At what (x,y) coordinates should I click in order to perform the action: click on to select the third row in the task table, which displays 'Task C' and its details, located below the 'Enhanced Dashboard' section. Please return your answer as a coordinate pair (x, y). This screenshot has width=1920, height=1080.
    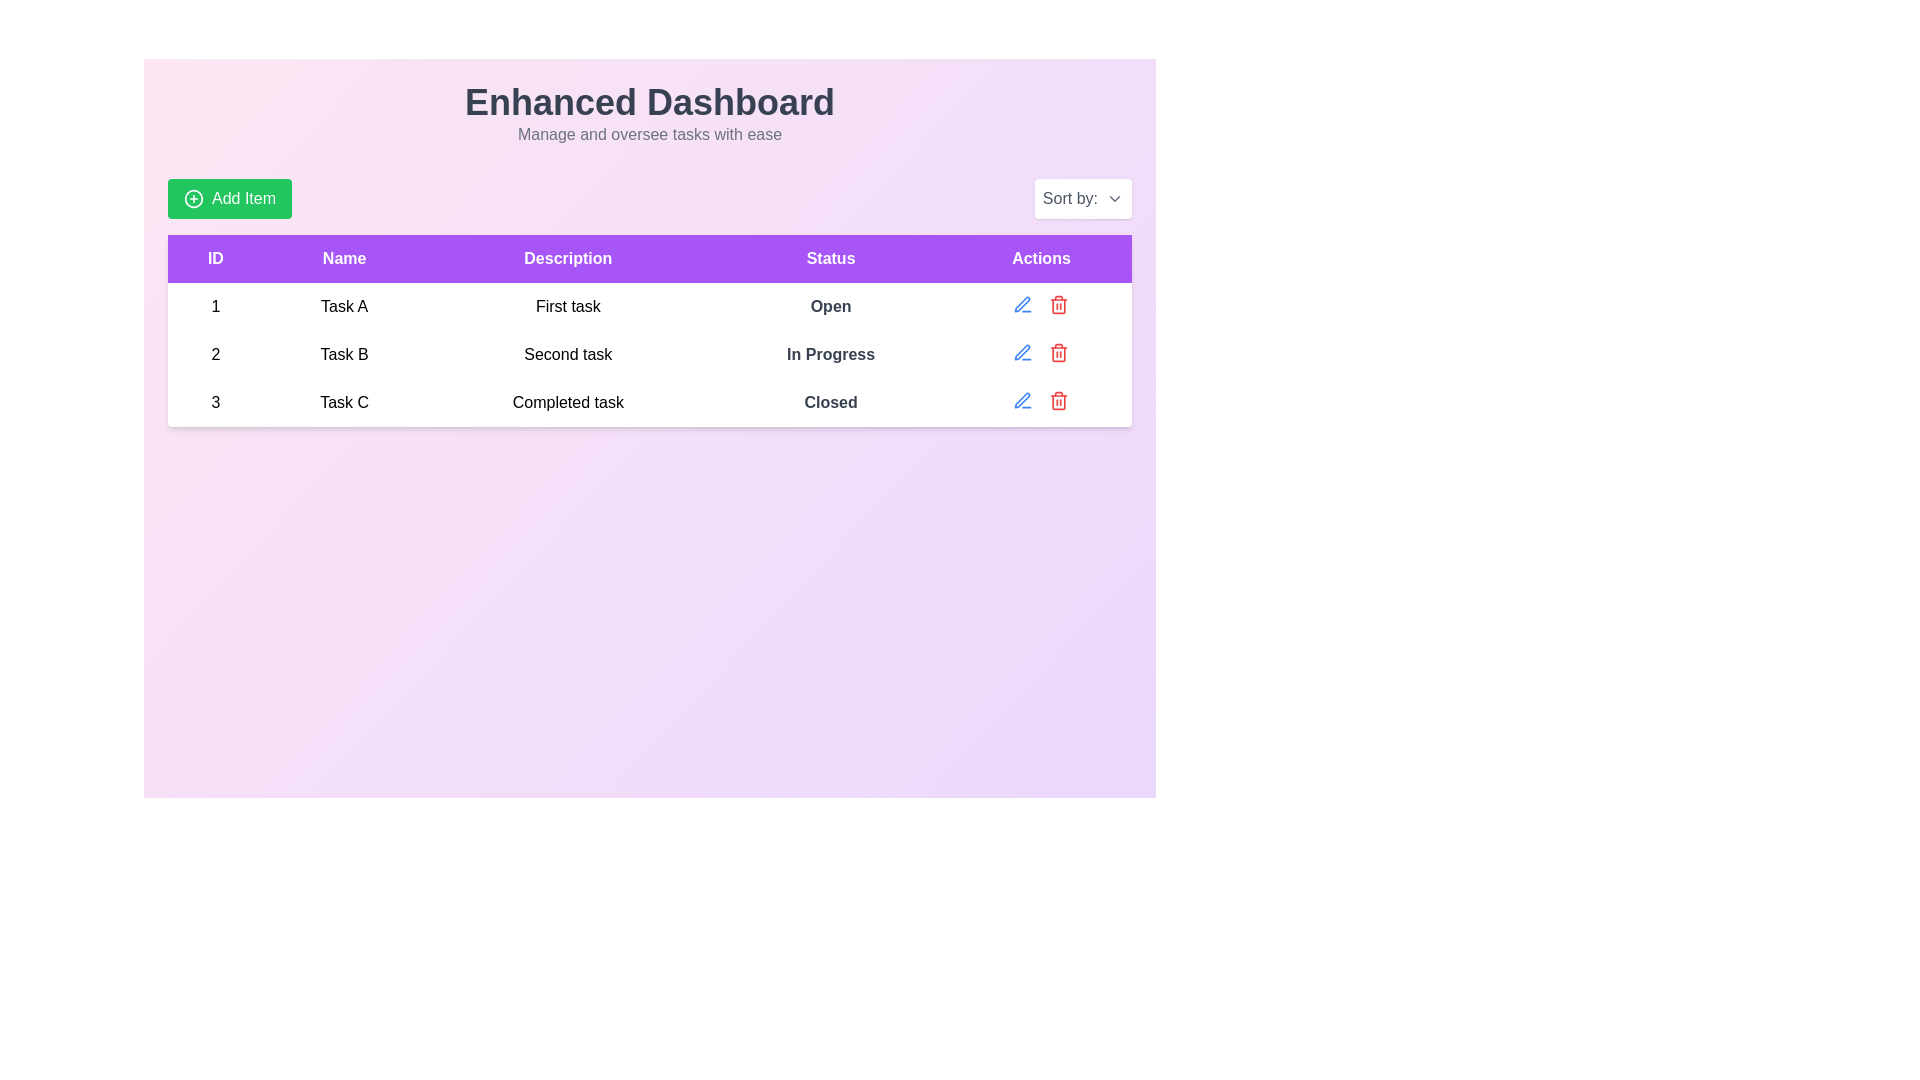
    Looking at the image, I should click on (649, 402).